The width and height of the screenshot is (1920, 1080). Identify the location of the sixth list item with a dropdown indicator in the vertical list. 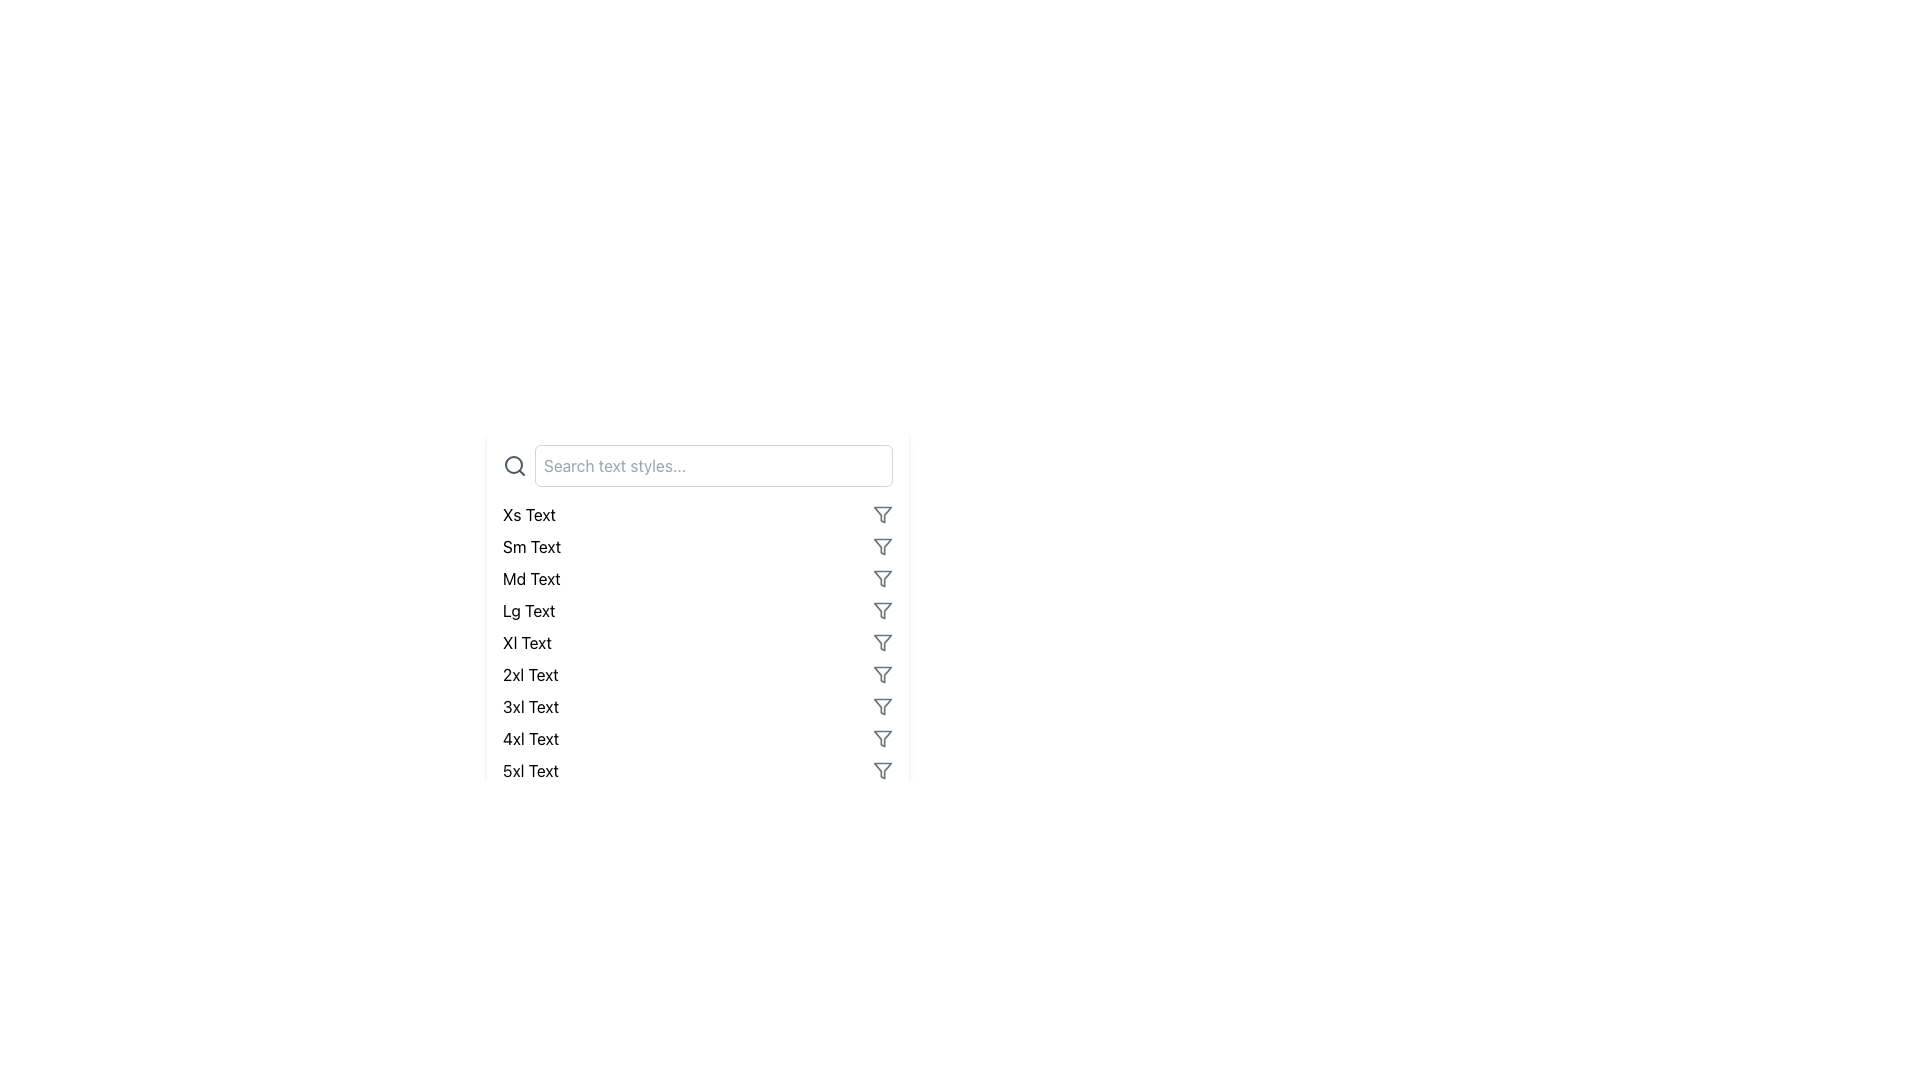
(697, 675).